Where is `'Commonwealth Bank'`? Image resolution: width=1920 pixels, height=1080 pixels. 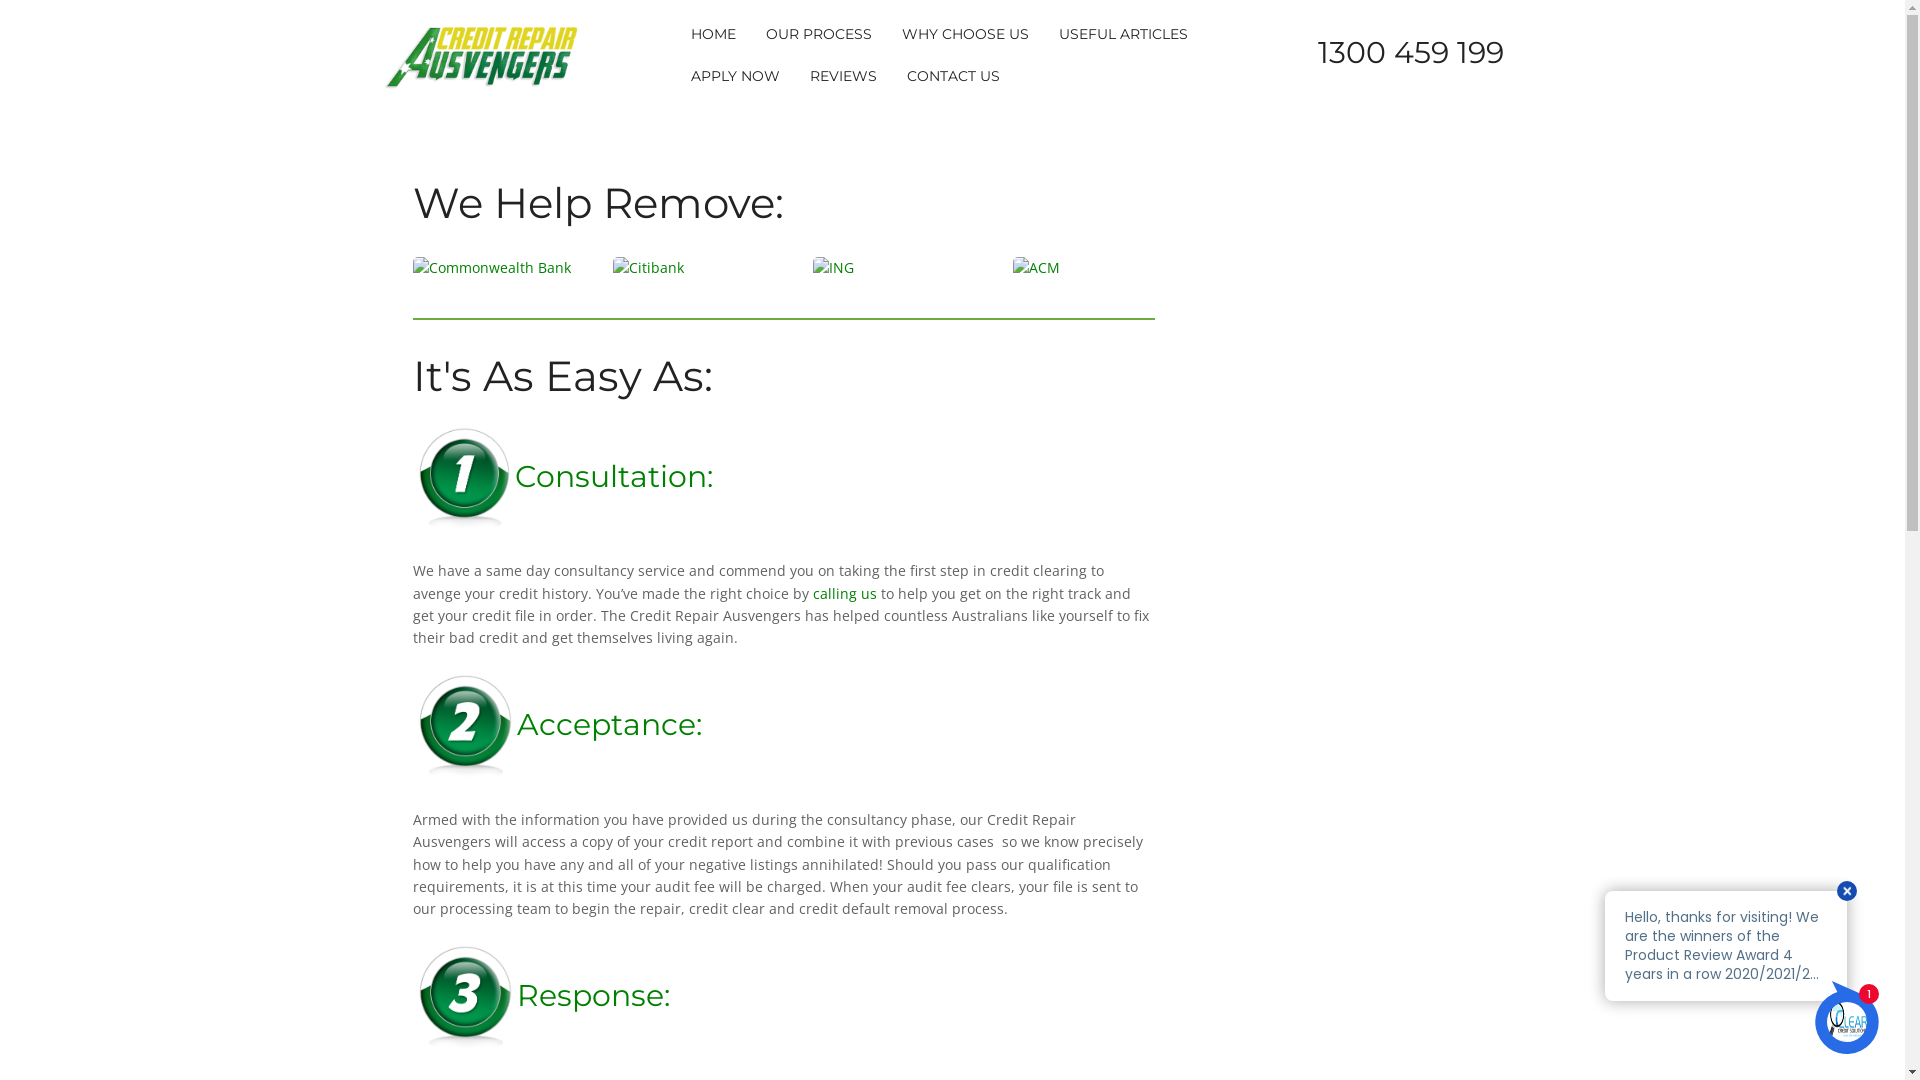
'Commonwealth Bank' is located at coordinates (497, 266).